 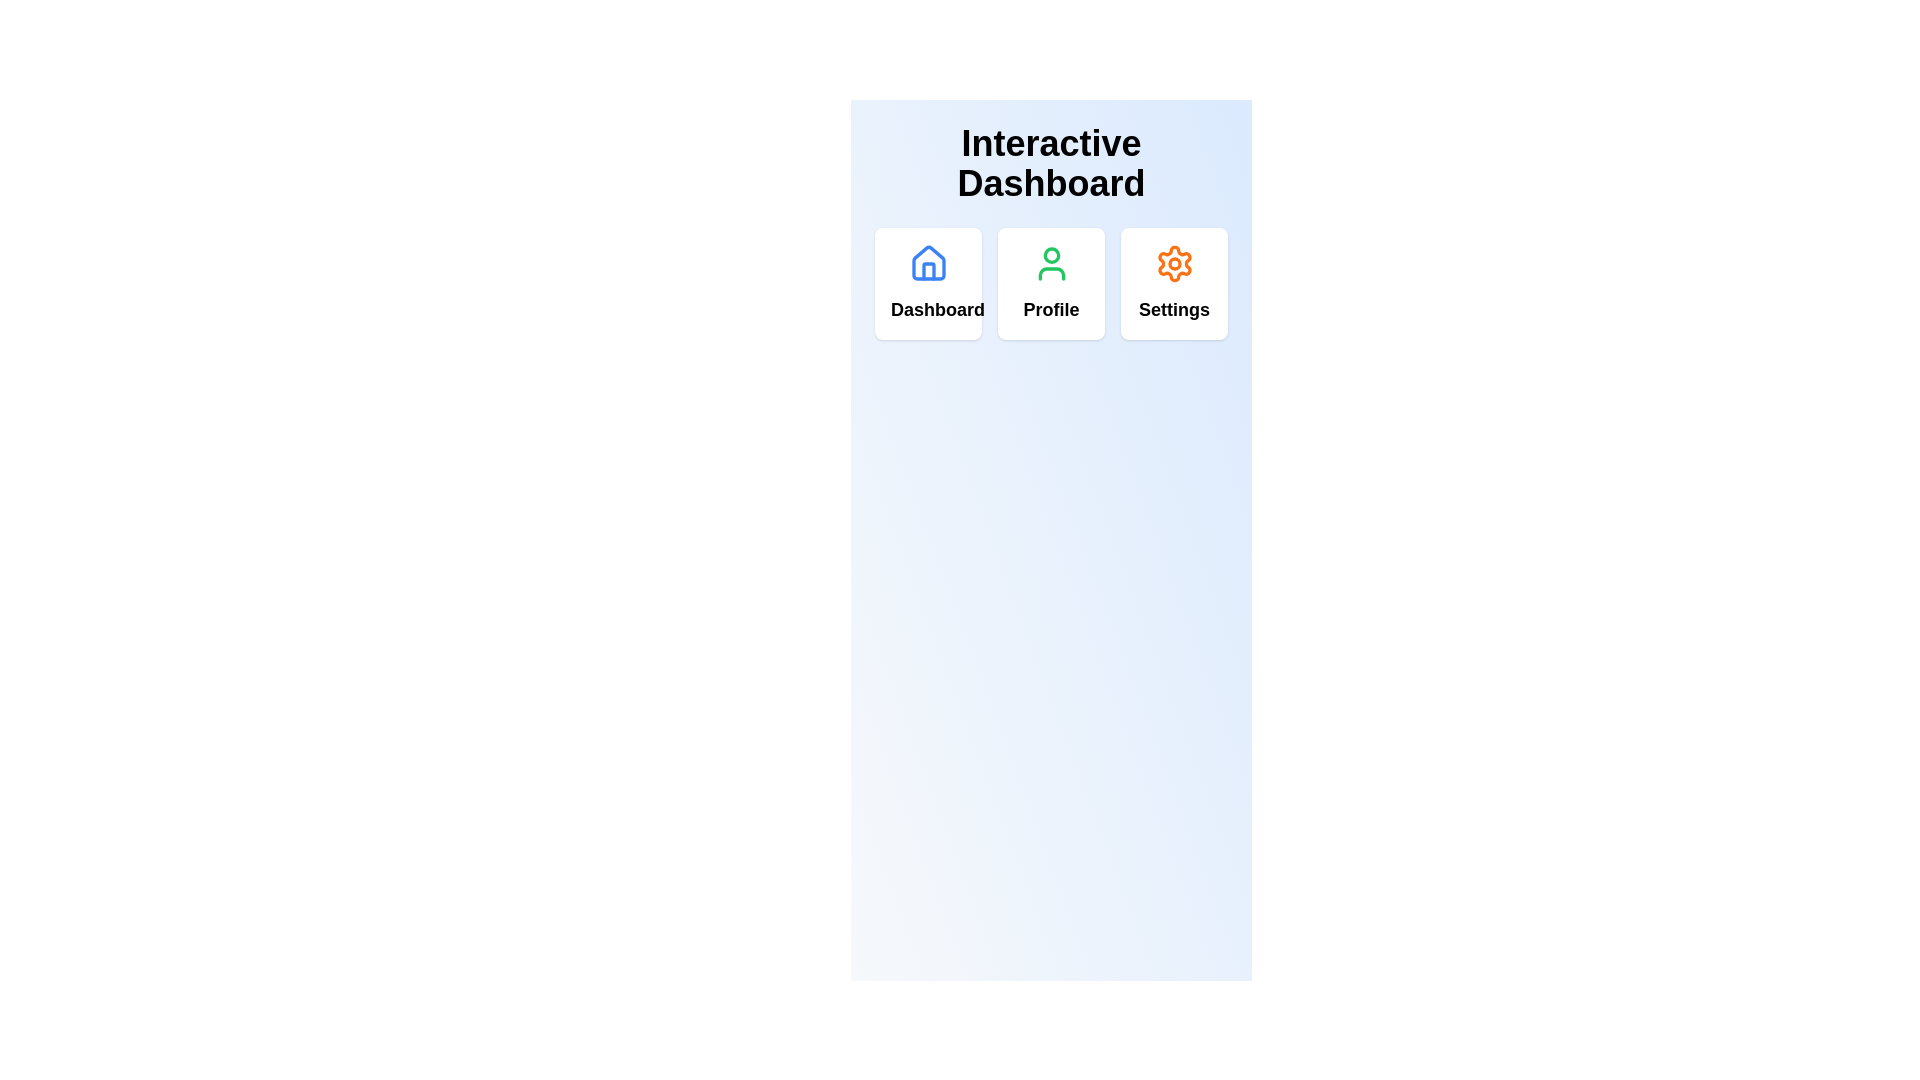 What do you see at coordinates (1174, 262) in the screenshot?
I see `the orange gear-shaped icon in the settings button group on the right side of the horizontal menu` at bounding box center [1174, 262].